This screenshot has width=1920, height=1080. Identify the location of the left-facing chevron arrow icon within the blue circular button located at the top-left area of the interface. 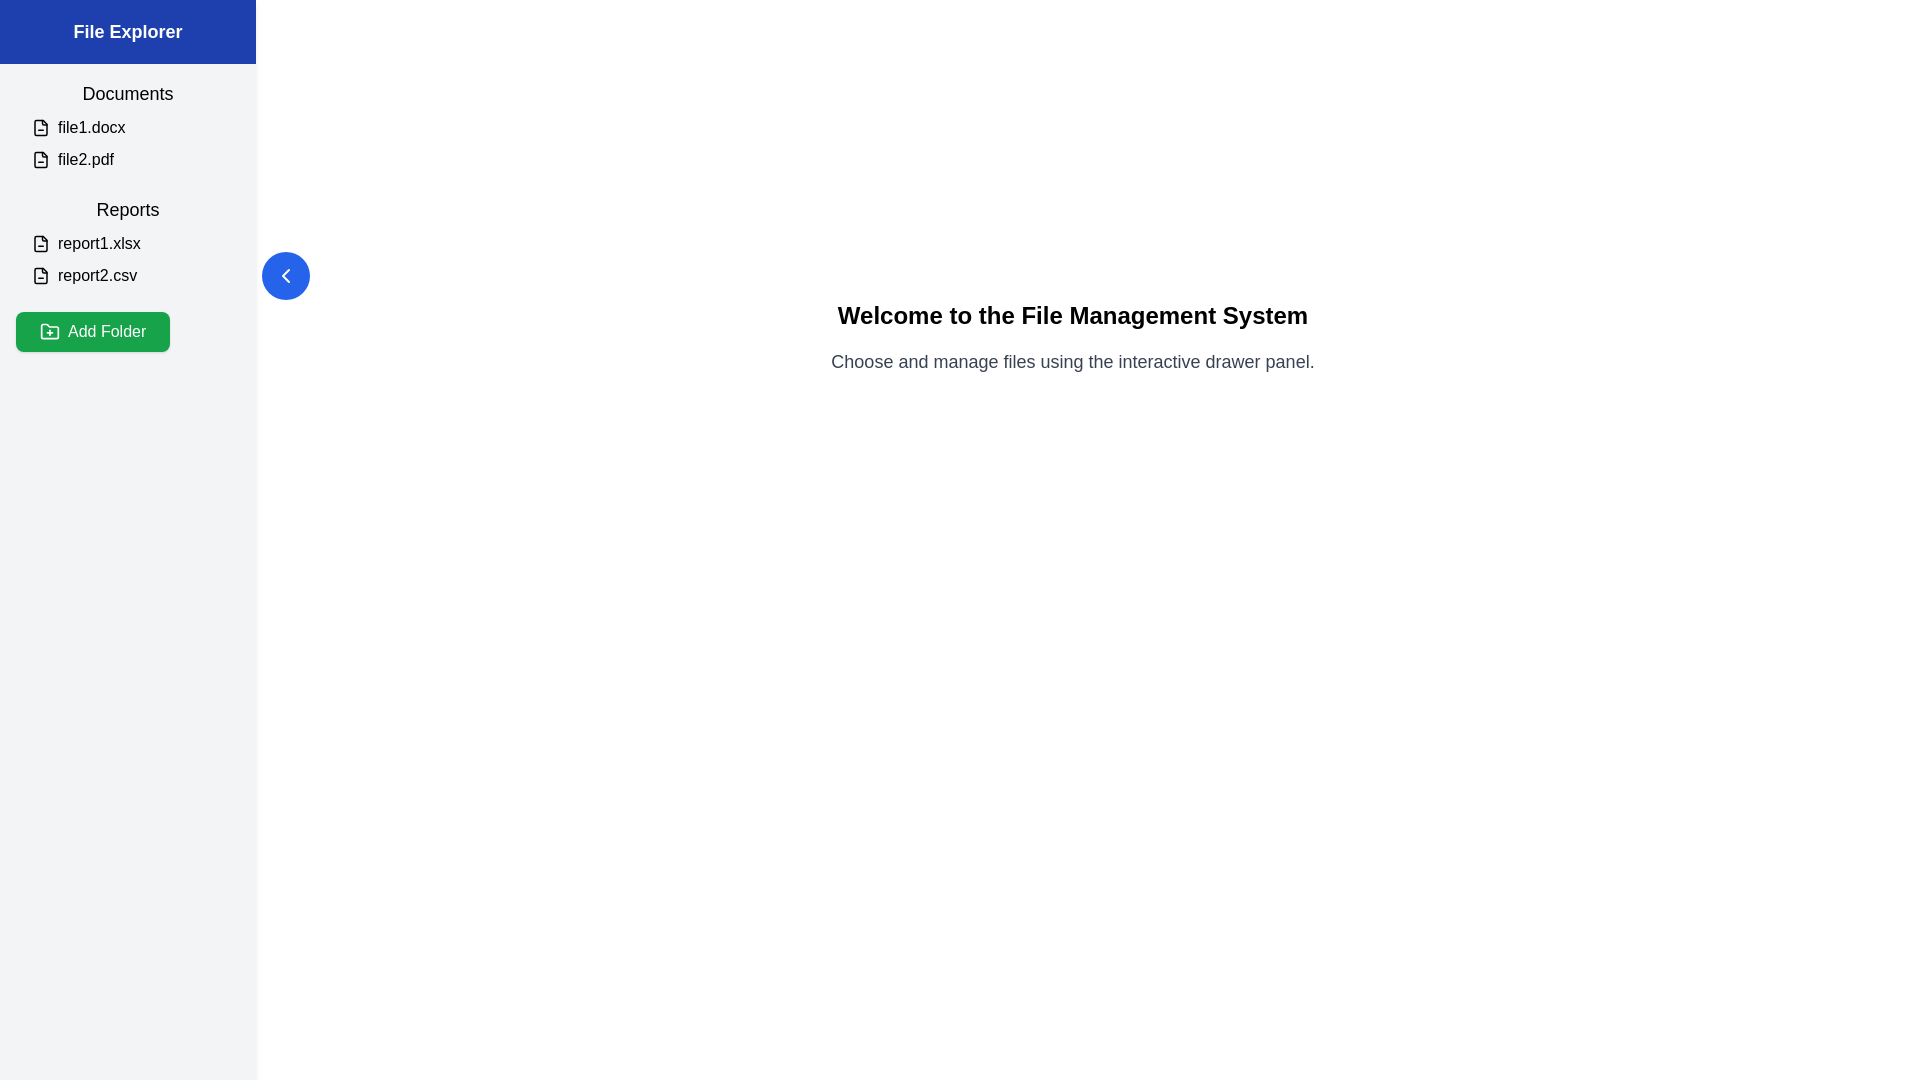
(285, 276).